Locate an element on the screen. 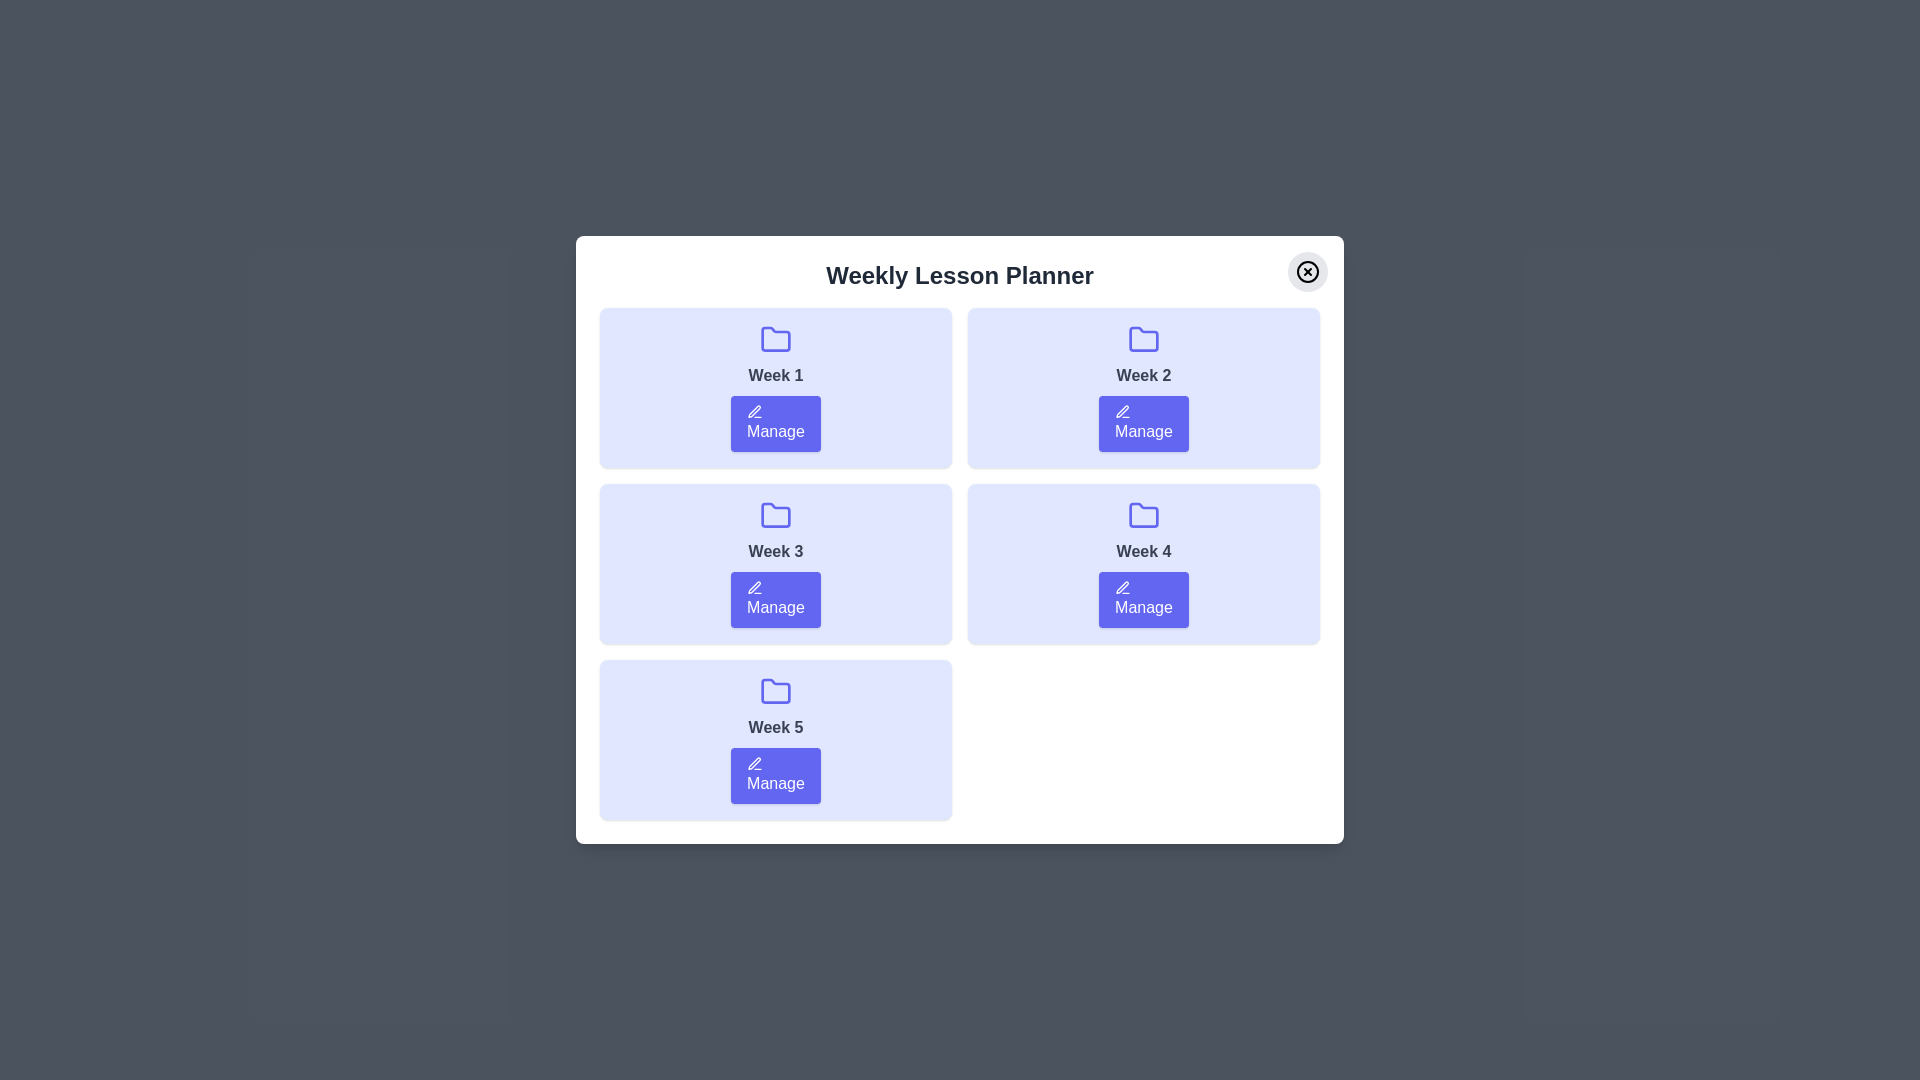 This screenshot has height=1080, width=1920. the folder icon for Week 3 is located at coordinates (775, 515).